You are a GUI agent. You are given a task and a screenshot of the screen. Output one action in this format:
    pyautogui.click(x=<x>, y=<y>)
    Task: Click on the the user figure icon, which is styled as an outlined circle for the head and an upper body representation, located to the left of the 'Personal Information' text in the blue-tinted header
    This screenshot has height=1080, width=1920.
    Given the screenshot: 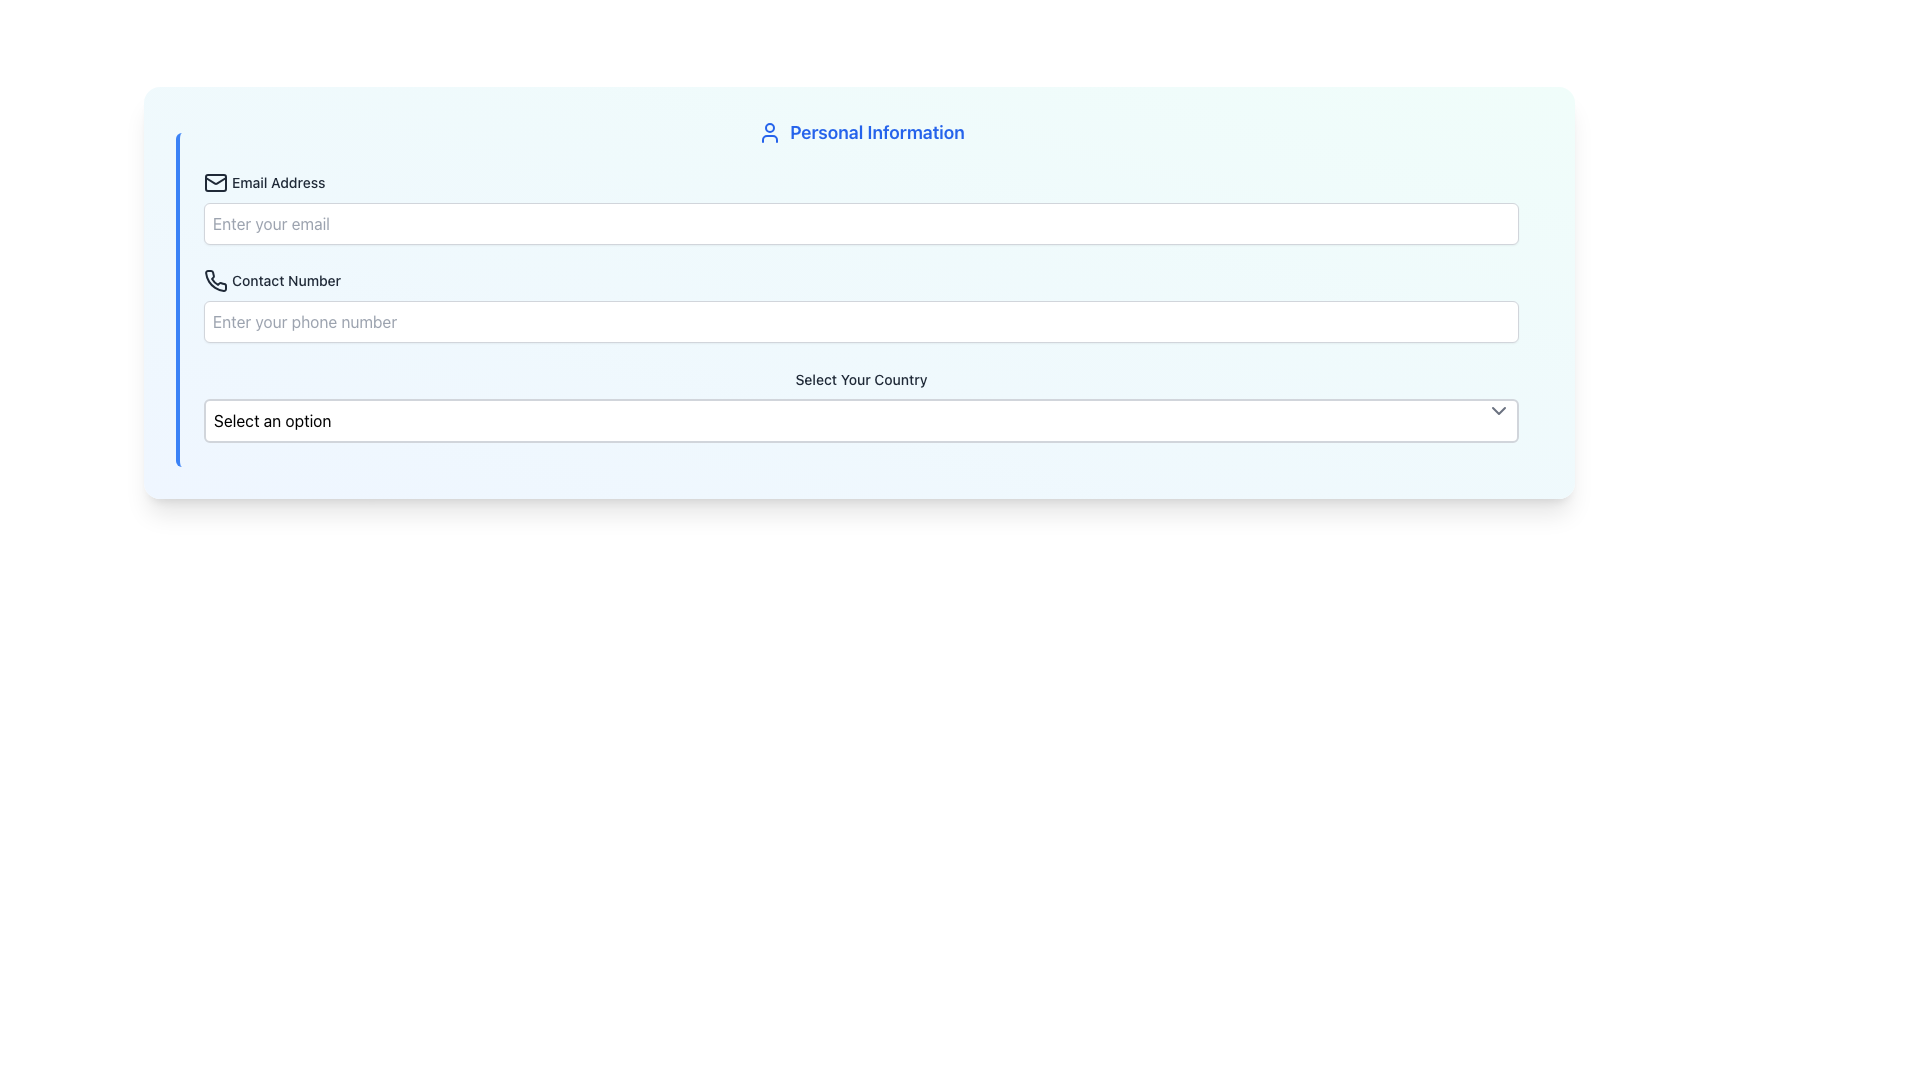 What is the action you would take?
    pyautogui.click(x=769, y=132)
    